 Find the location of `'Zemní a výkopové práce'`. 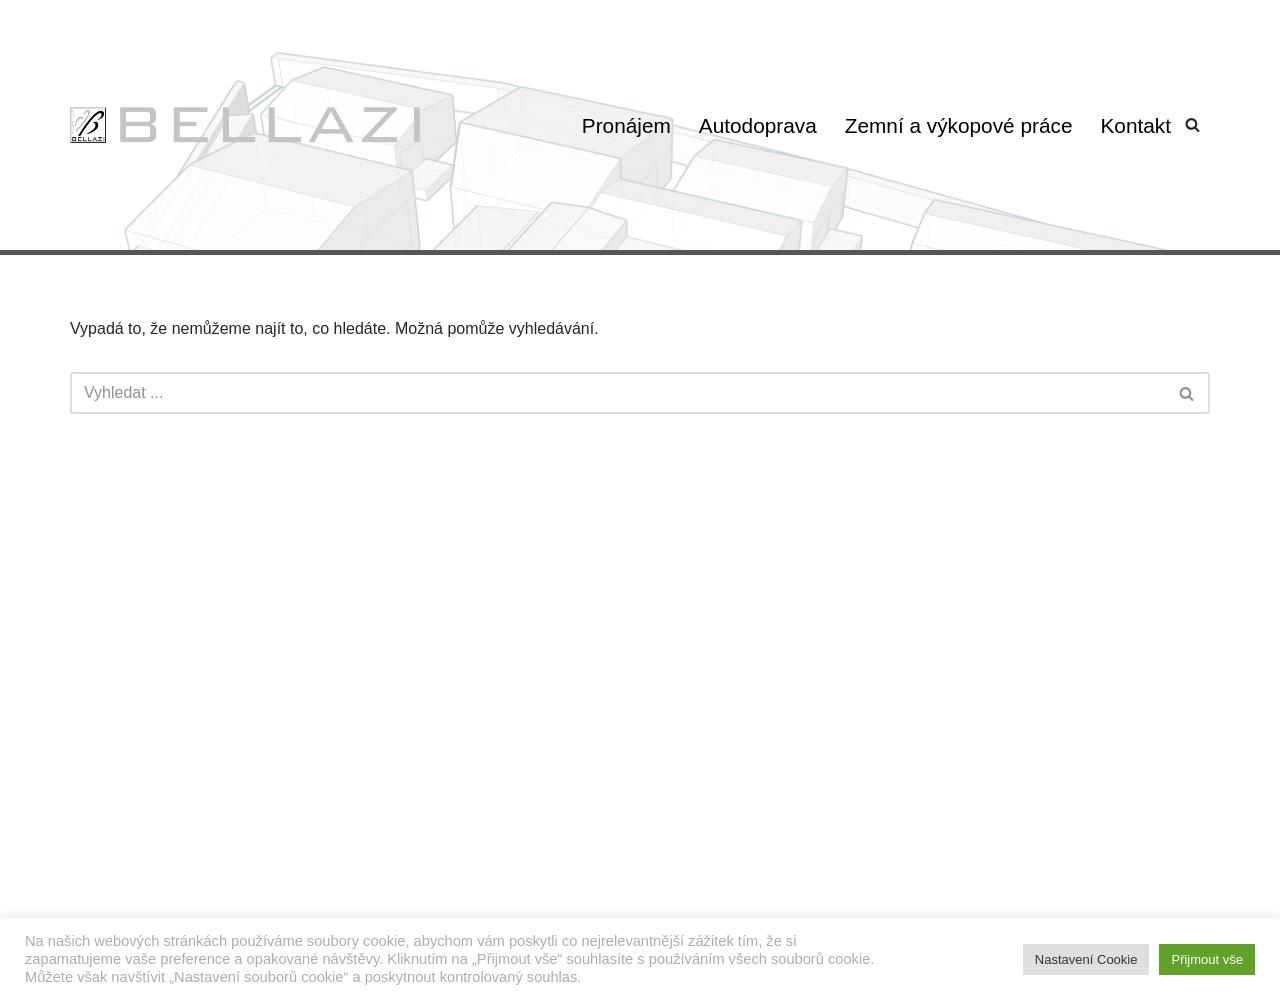

'Zemní a výkopové práce' is located at coordinates (956, 123).